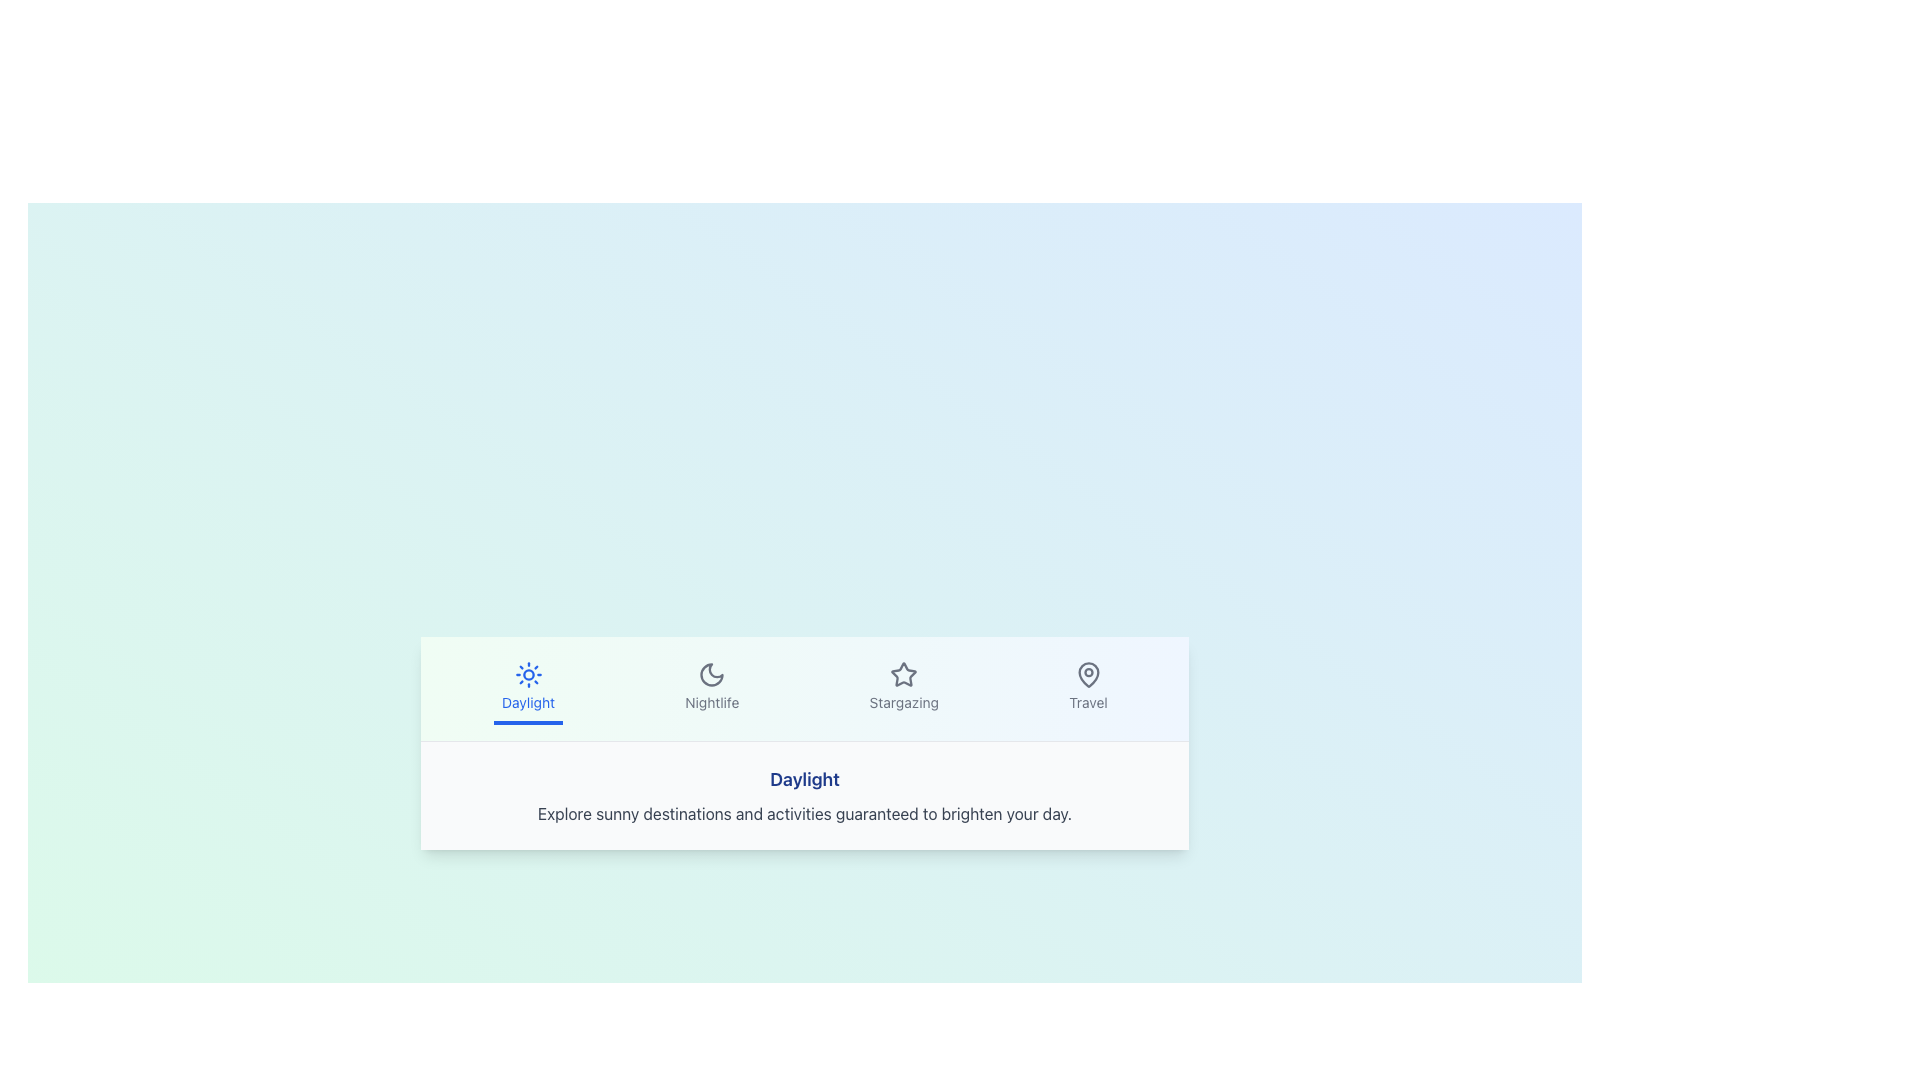 This screenshot has width=1920, height=1080. I want to click on the decorative sun icon representing 'Daylight' in the navigation menu, located in the leftmost section of the navigation bar, so click(528, 674).